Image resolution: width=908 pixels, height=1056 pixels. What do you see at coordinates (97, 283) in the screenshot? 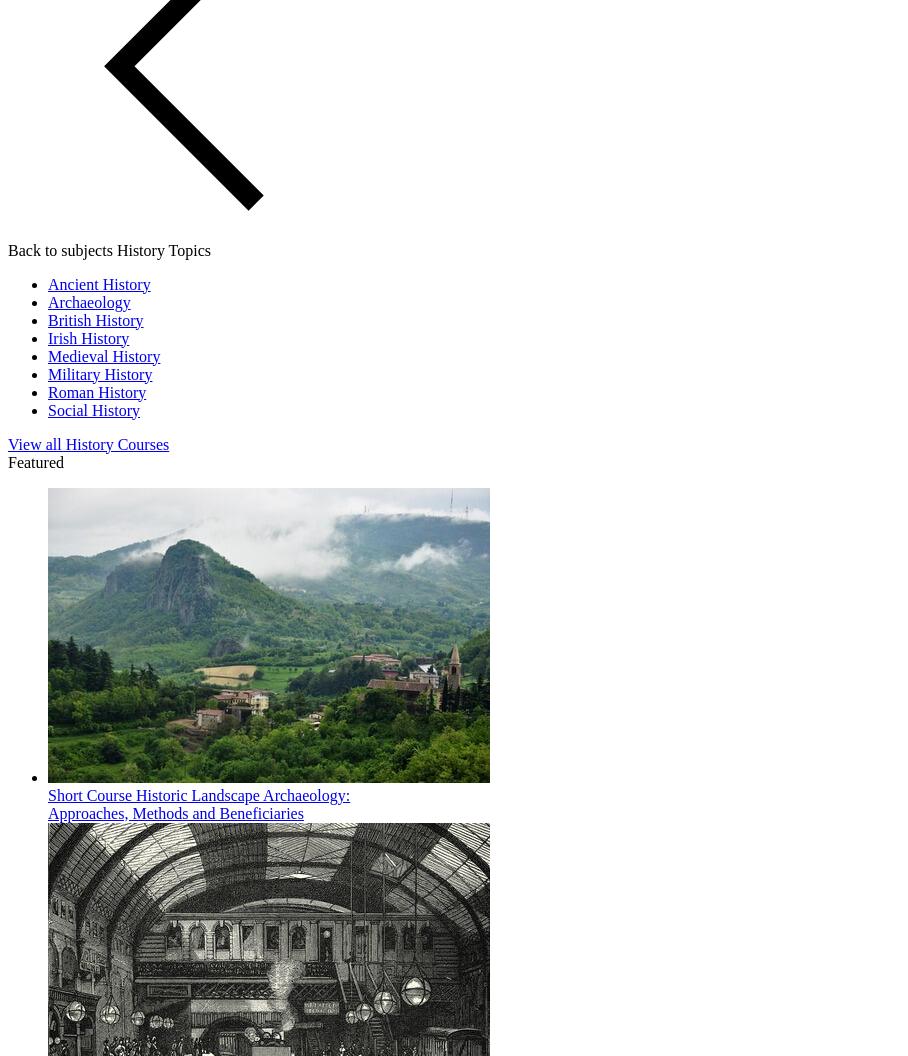
I see `'Ancient History'` at bounding box center [97, 283].